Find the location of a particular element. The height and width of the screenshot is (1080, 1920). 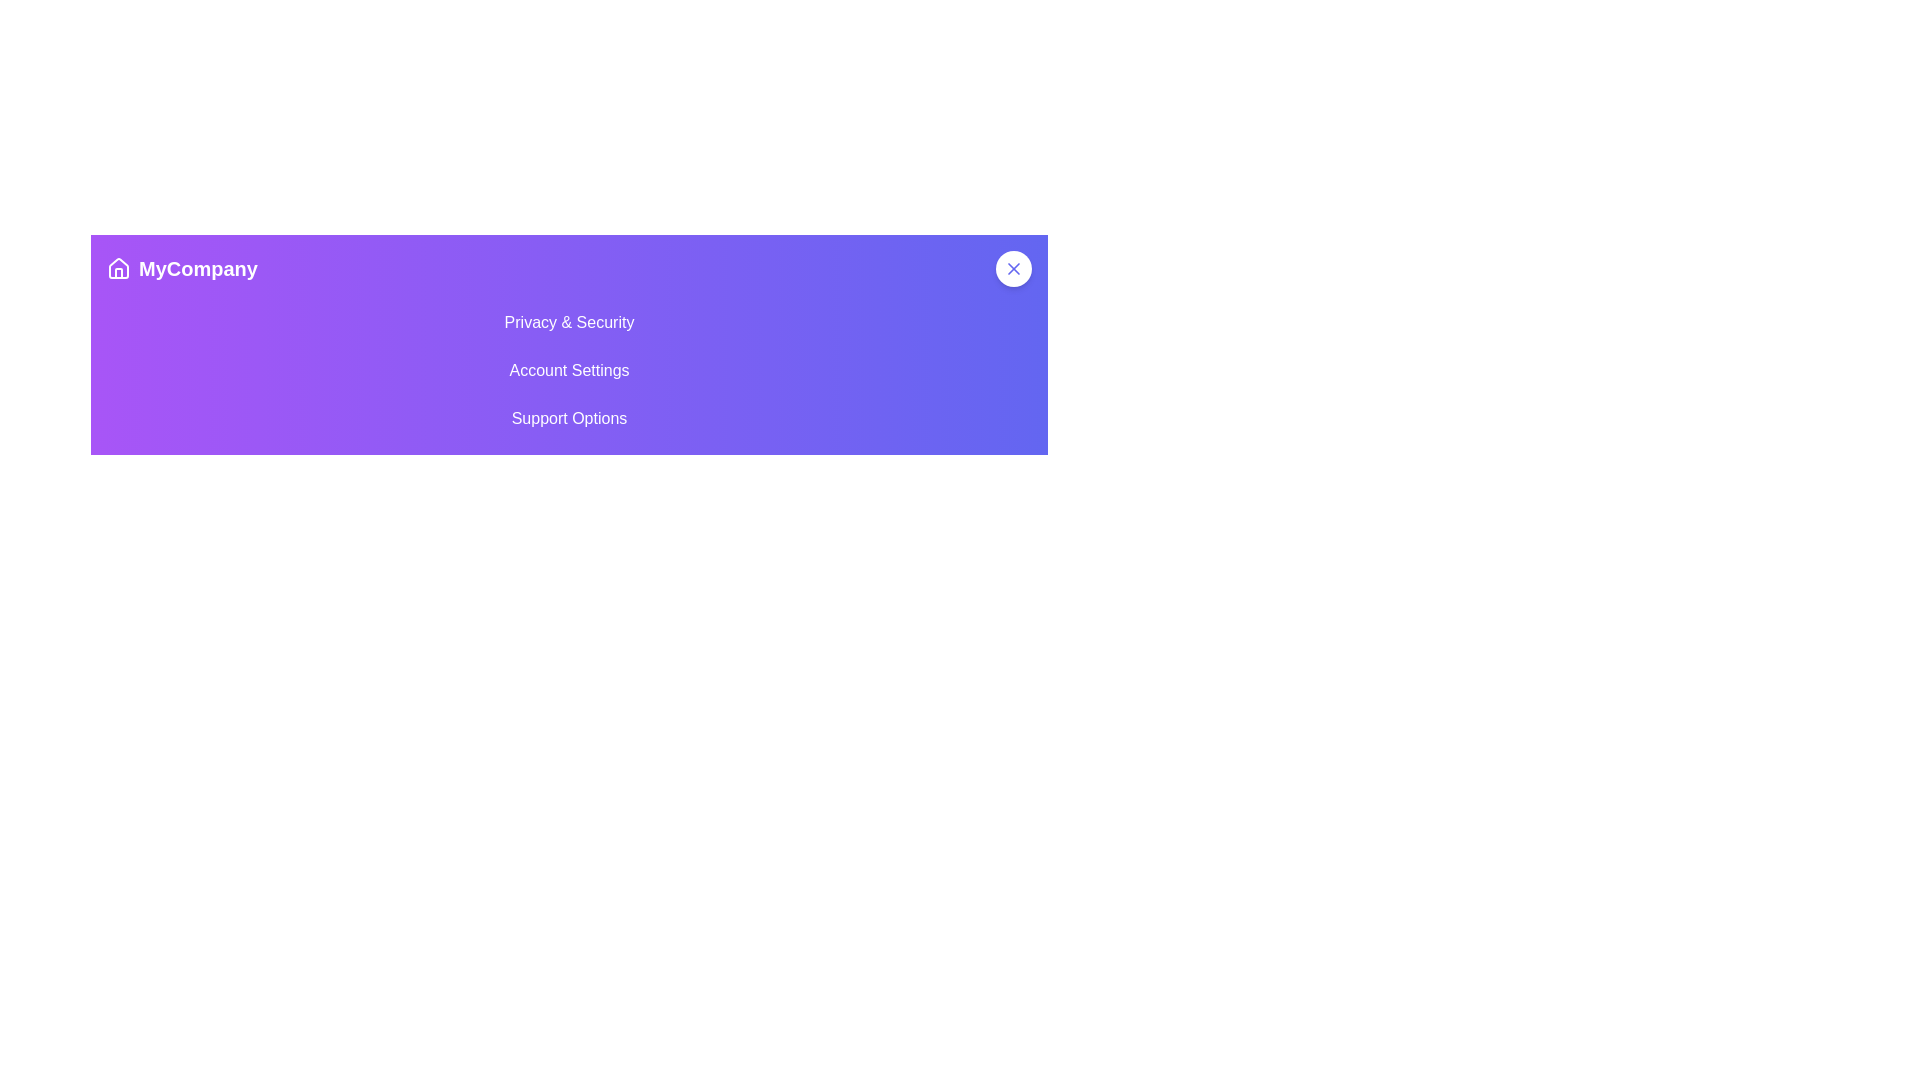

the close icon located in the top-right corner of the purple rectangular section that contains the company name and menu options is located at coordinates (1013, 268).